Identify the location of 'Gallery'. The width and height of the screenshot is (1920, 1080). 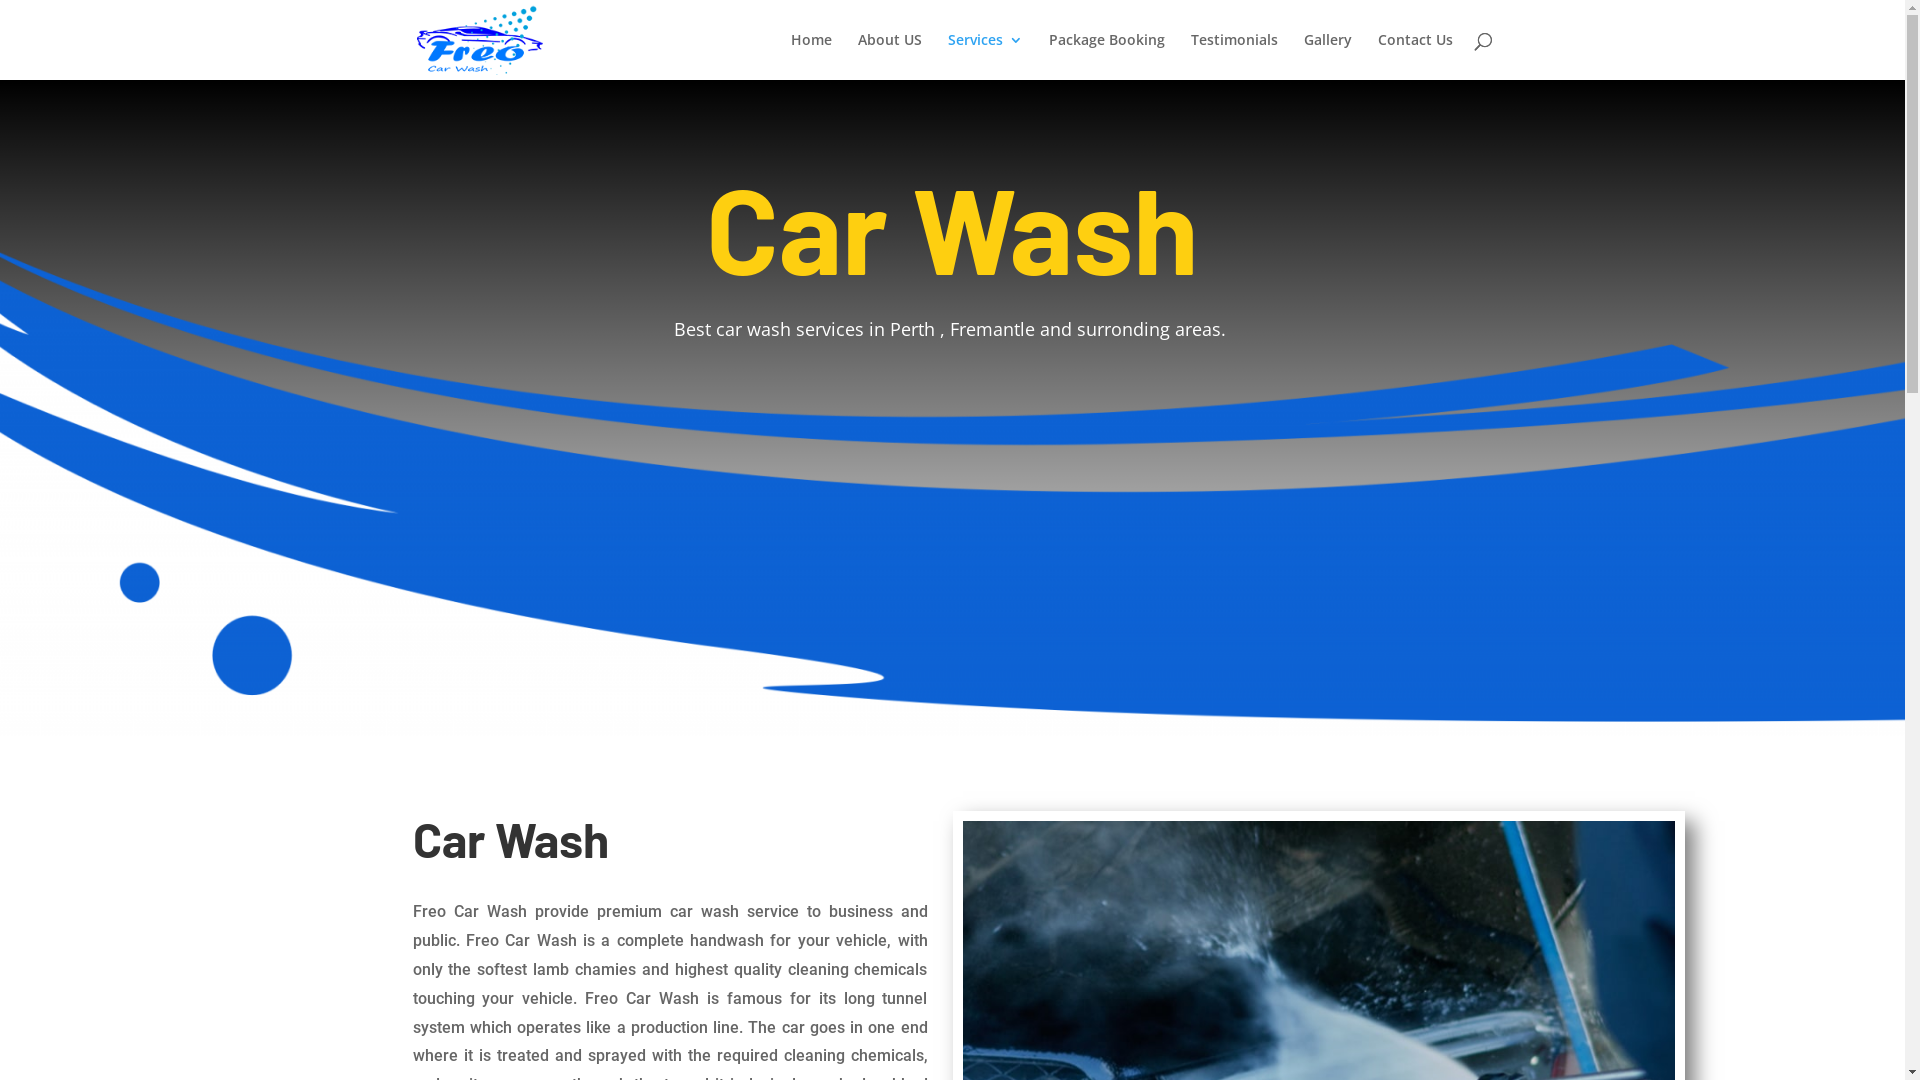
(1328, 55).